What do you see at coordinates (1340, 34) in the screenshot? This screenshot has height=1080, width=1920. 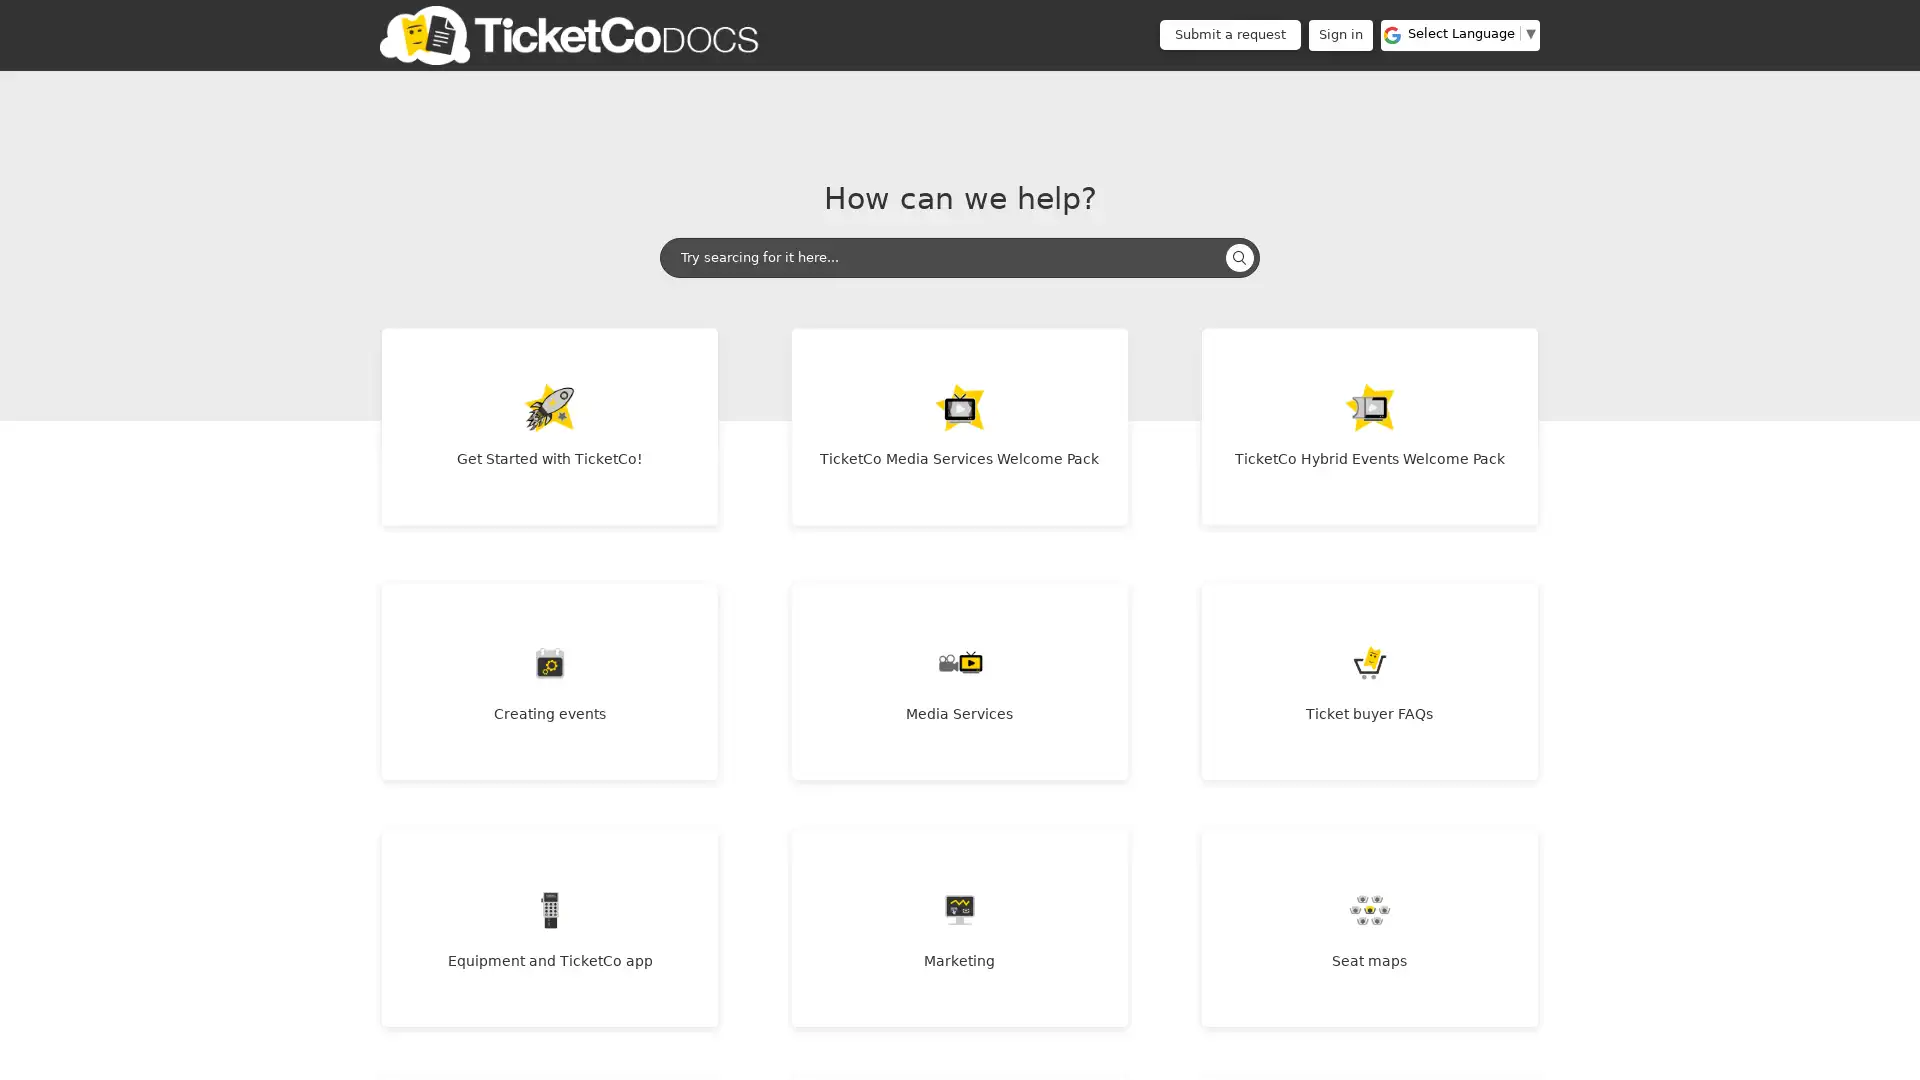 I see `Sign in` at bounding box center [1340, 34].